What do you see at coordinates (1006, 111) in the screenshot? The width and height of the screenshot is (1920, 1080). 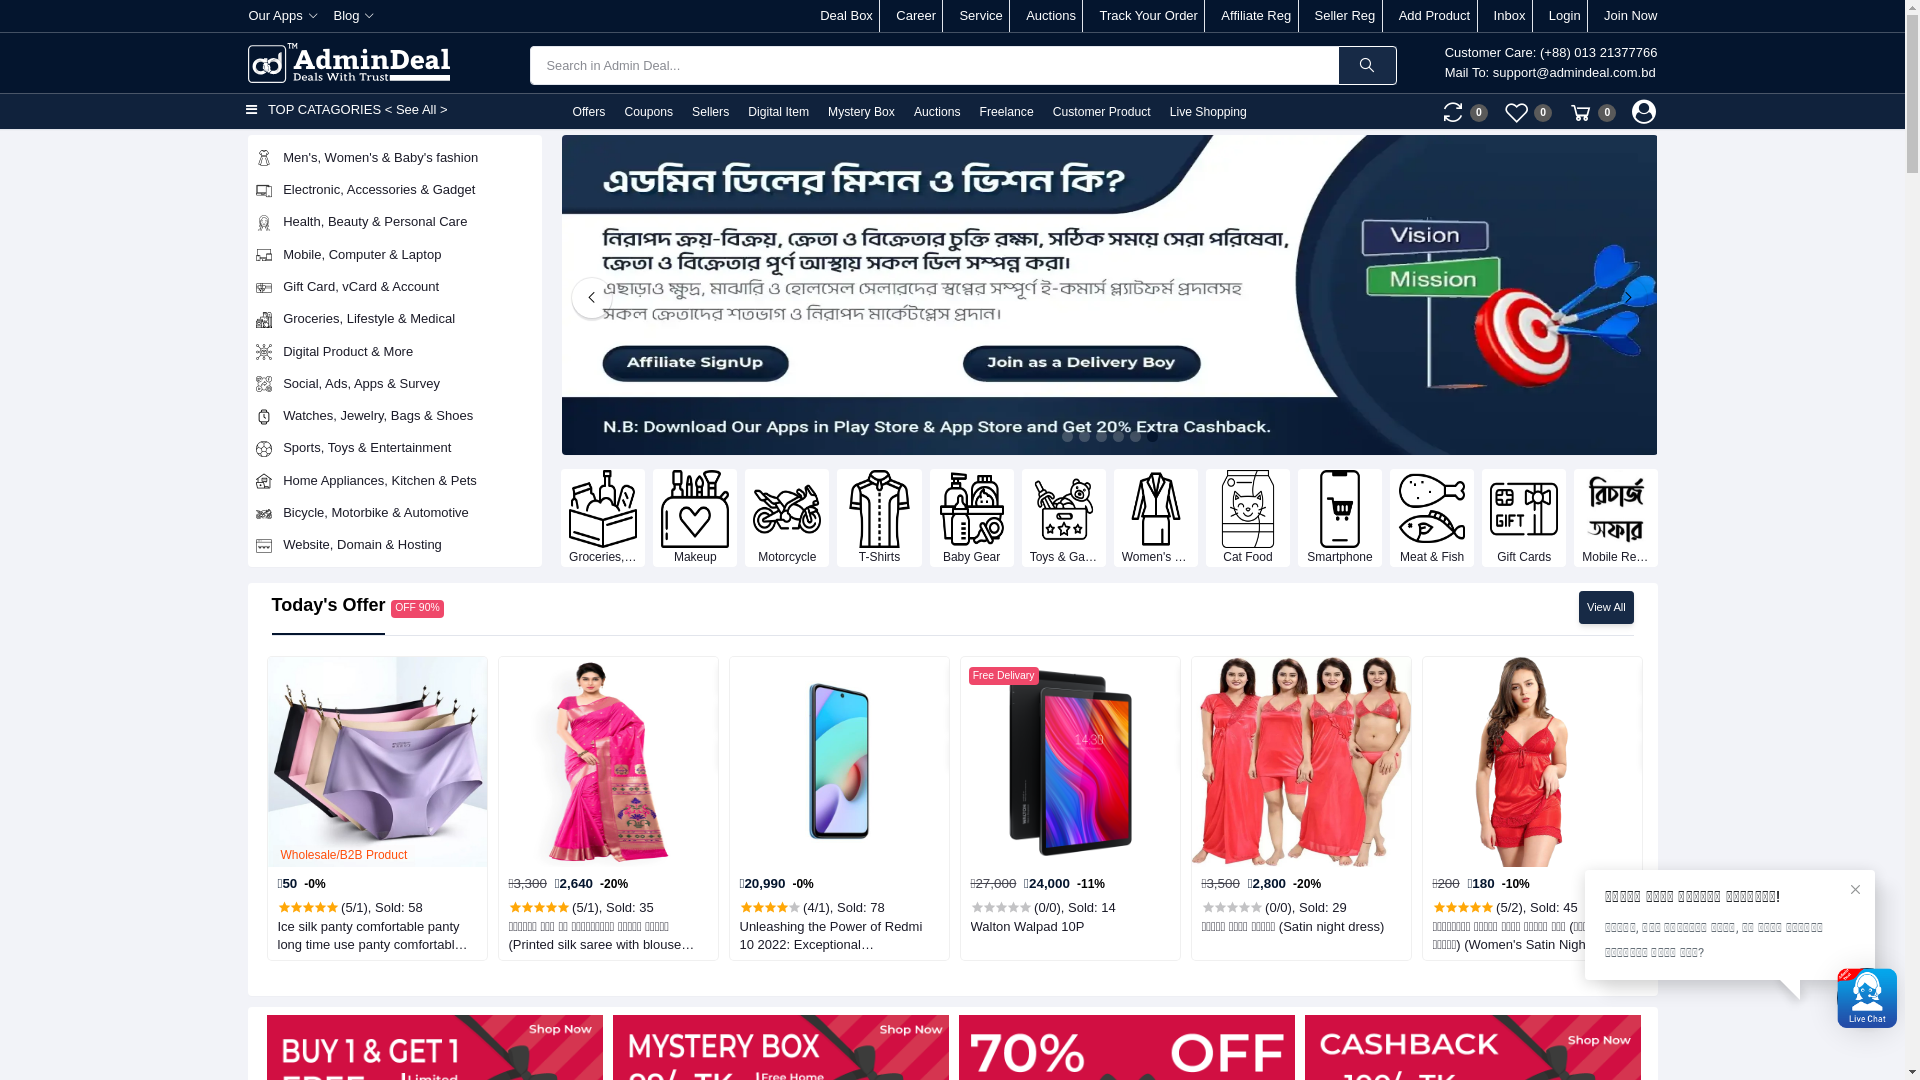 I see `'Freelance'` at bounding box center [1006, 111].